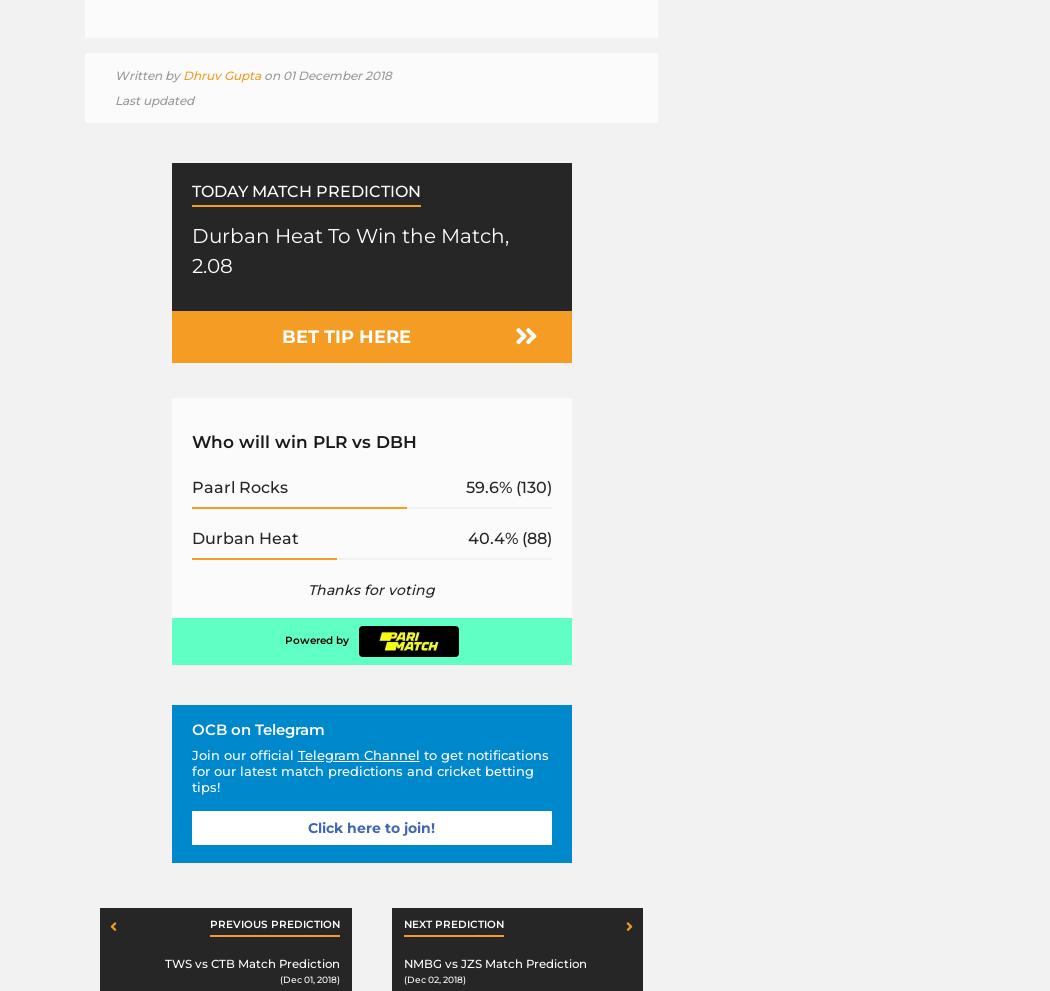 This screenshot has width=1050, height=991. What do you see at coordinates (189, 537) in the screenshot?
I see `'Durban Heat'` at bounding box center [189, 537].